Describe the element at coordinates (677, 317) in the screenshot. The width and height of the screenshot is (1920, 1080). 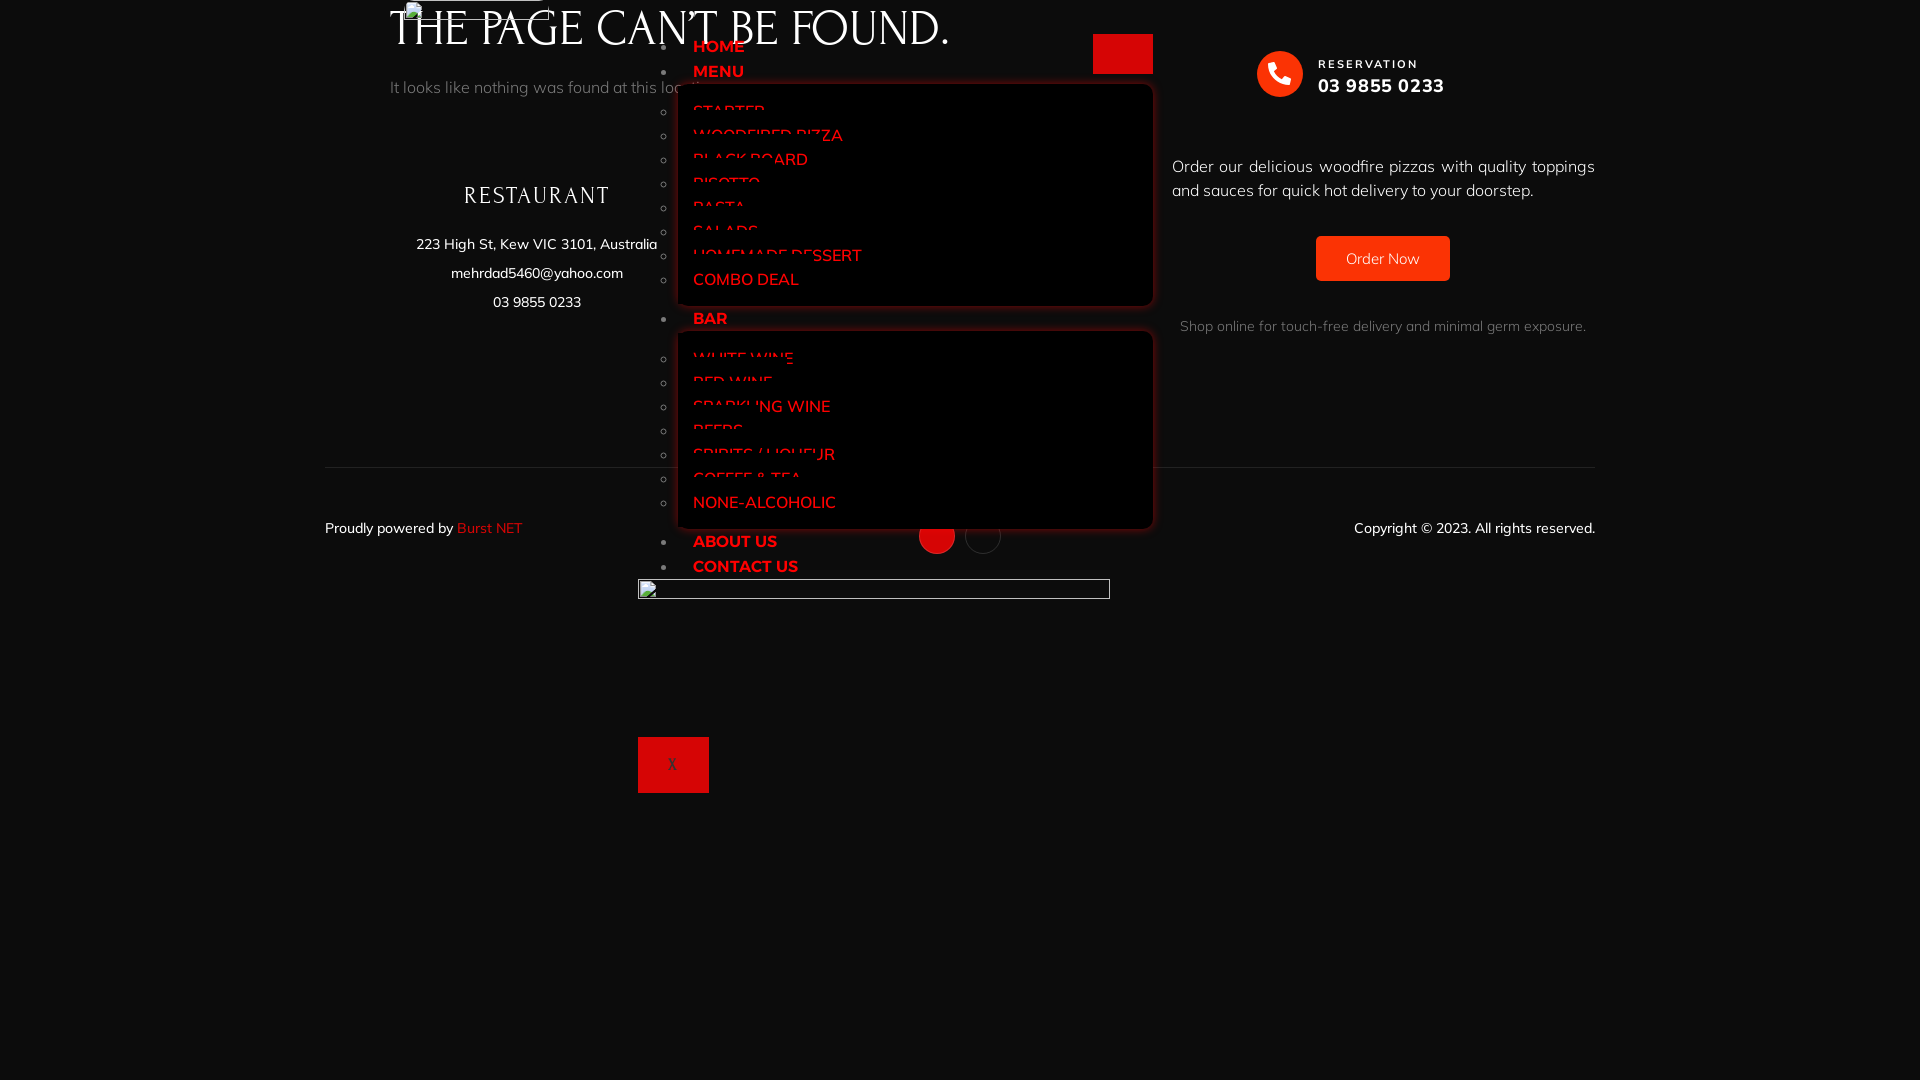
I see `'BAR'` at that location.